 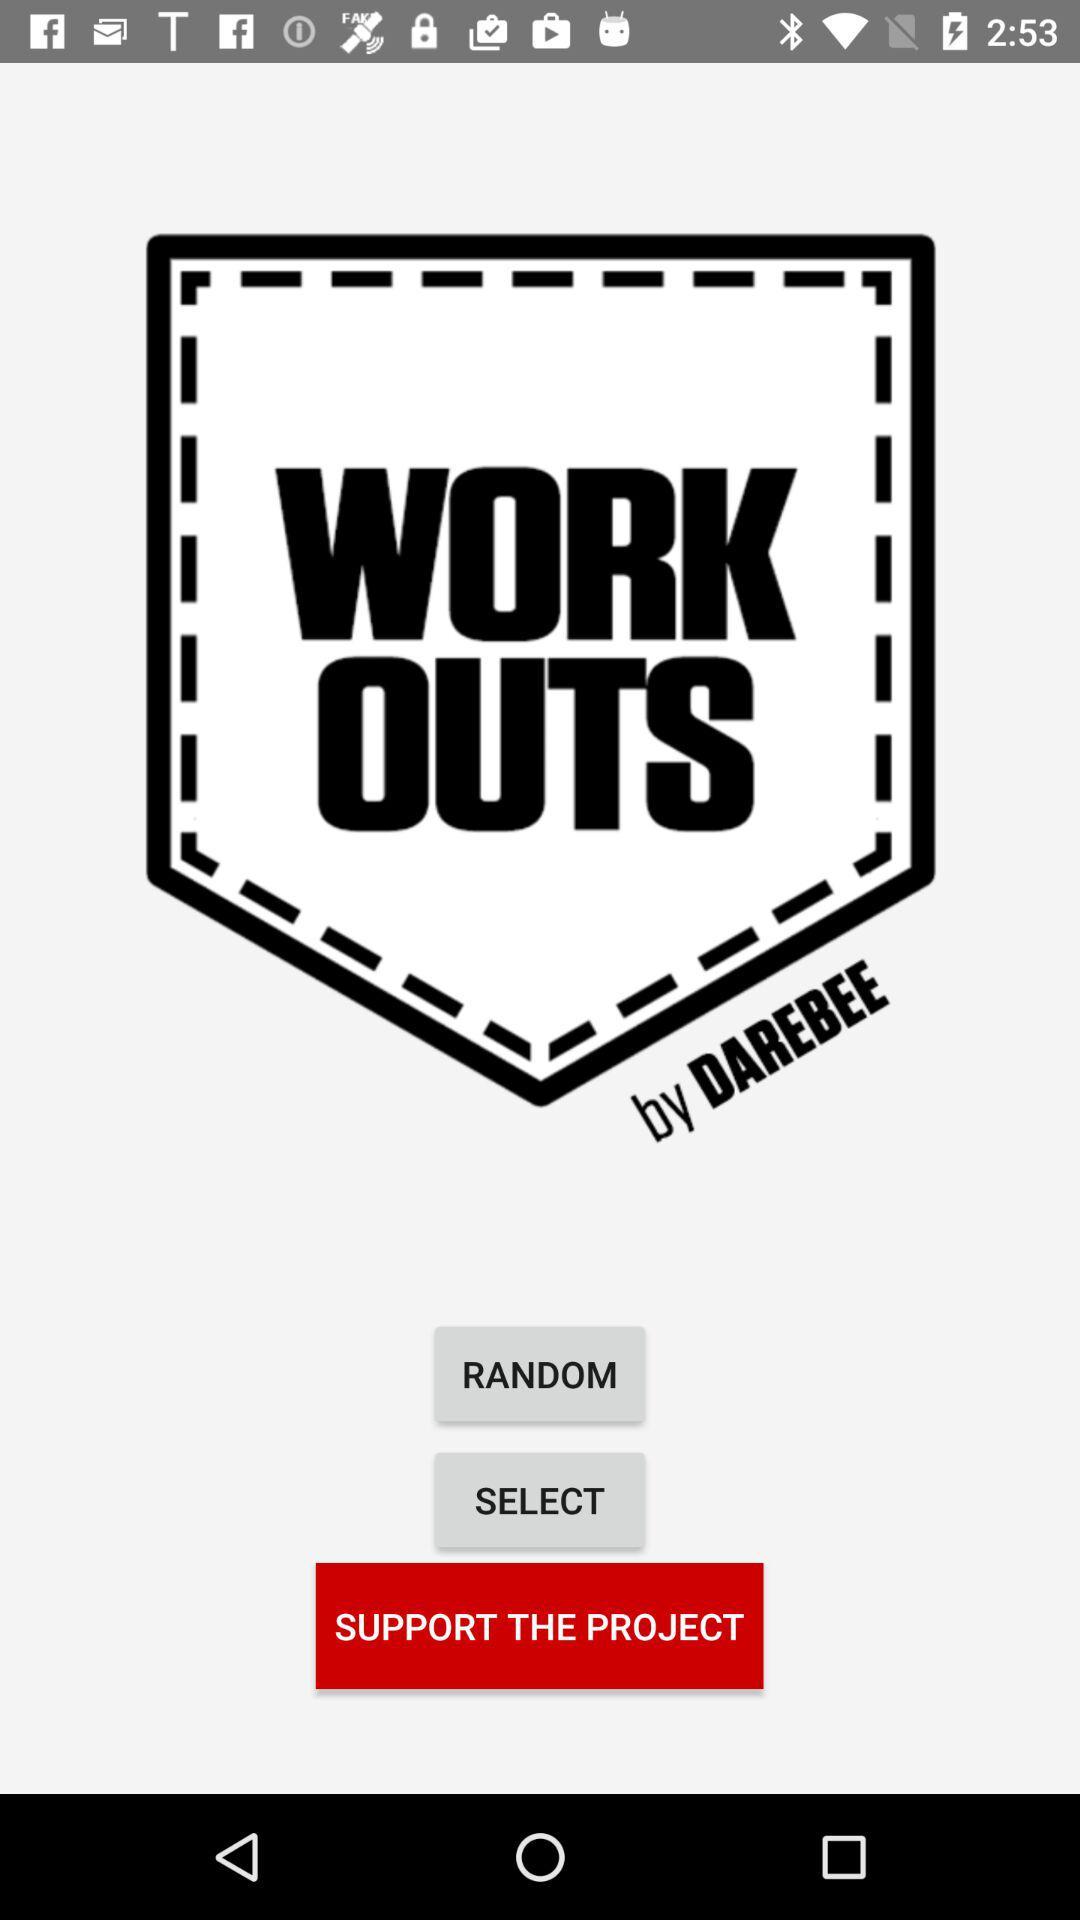 I want to click on random icon, so click(x=540, y=1372).